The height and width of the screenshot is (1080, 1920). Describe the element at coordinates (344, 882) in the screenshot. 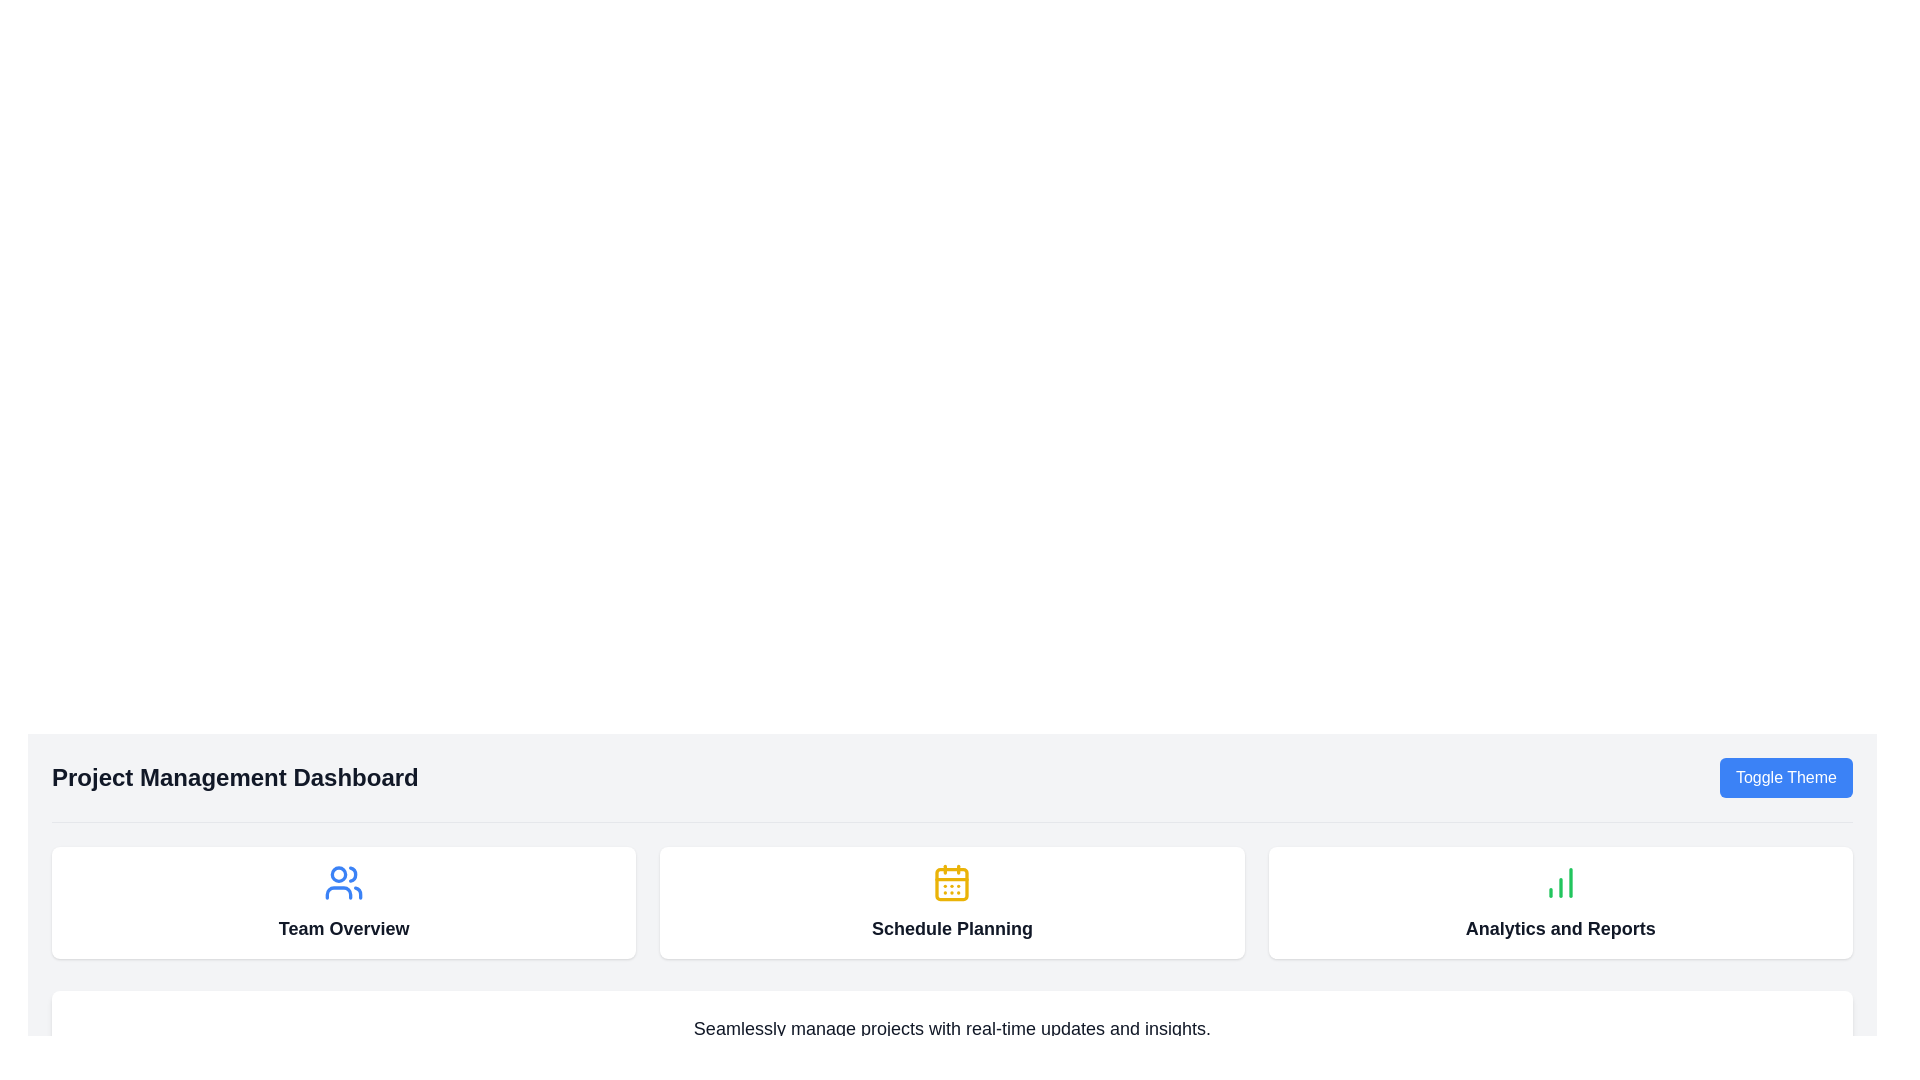

I see `the blue icon representing two user figures, located at the center top of the 'Team Overview' card` at that location.